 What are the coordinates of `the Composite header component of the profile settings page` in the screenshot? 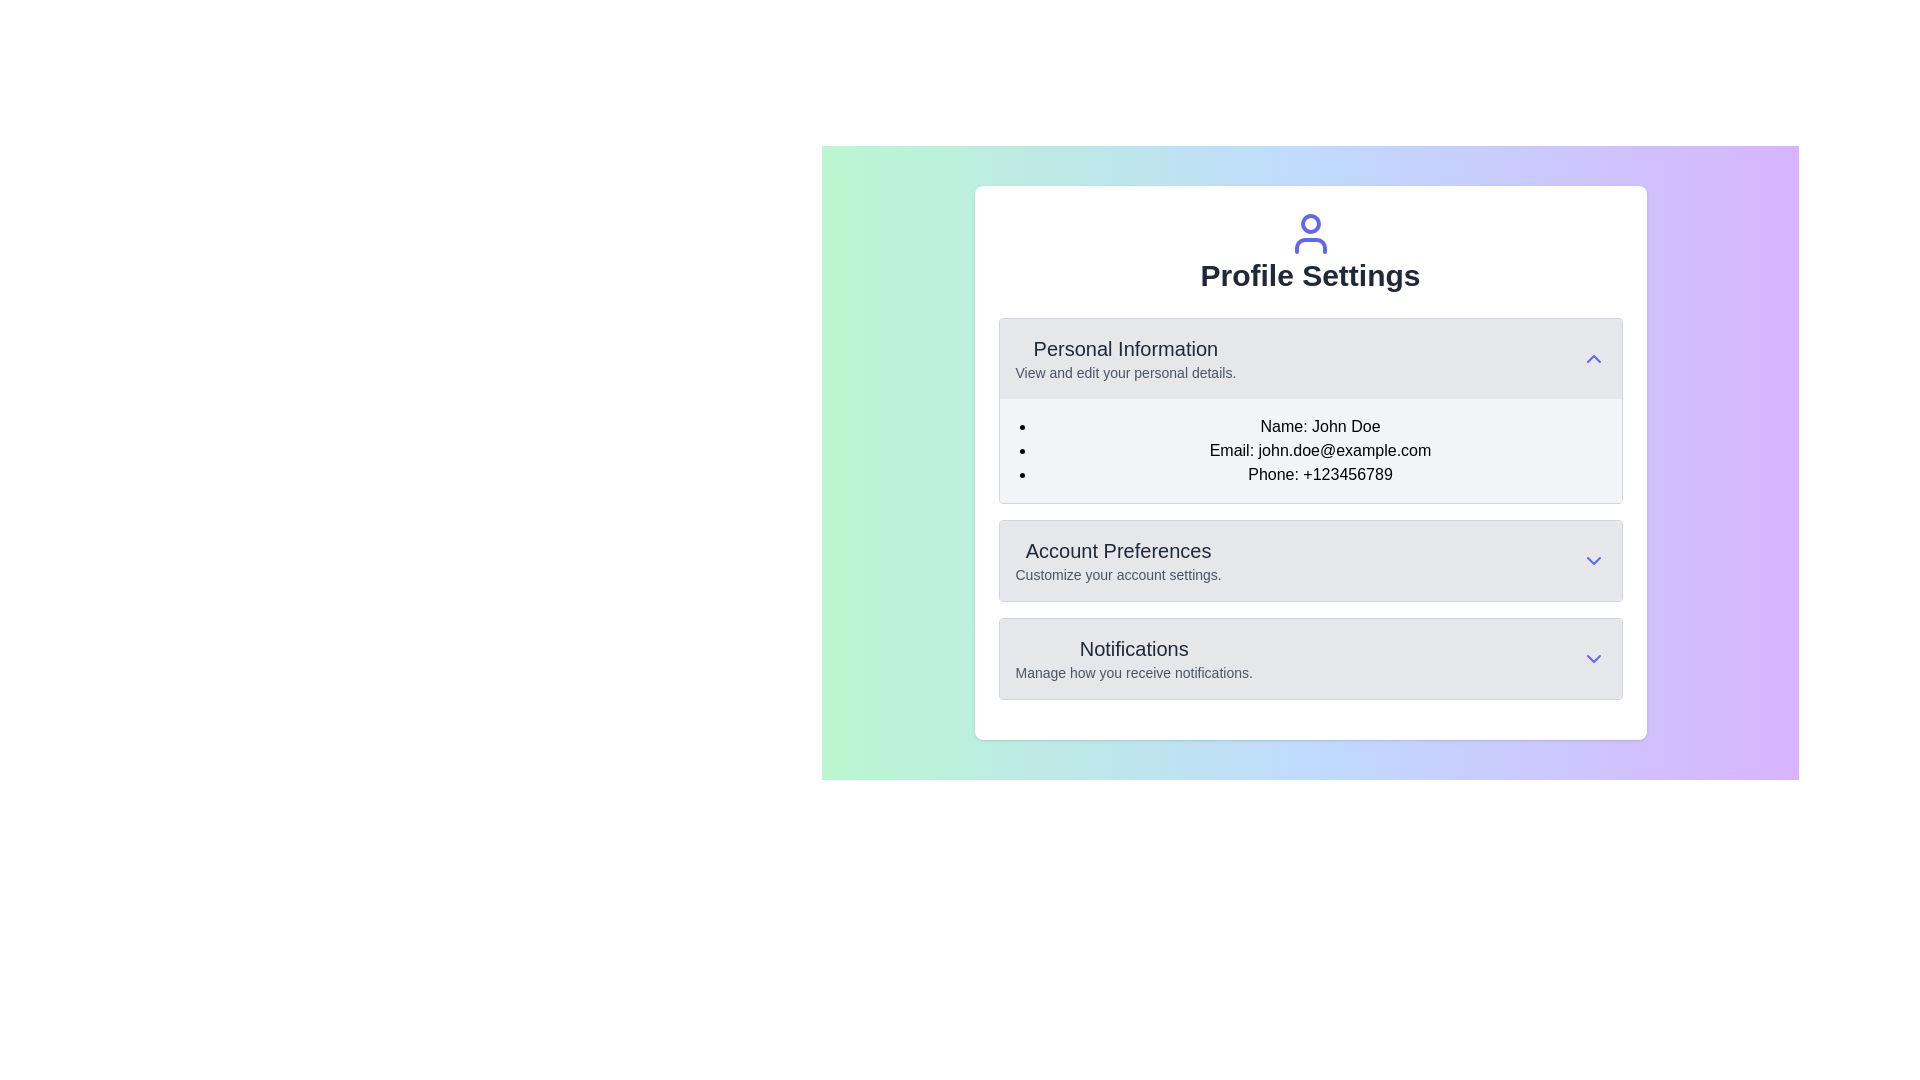 It's located at (1310, 250).